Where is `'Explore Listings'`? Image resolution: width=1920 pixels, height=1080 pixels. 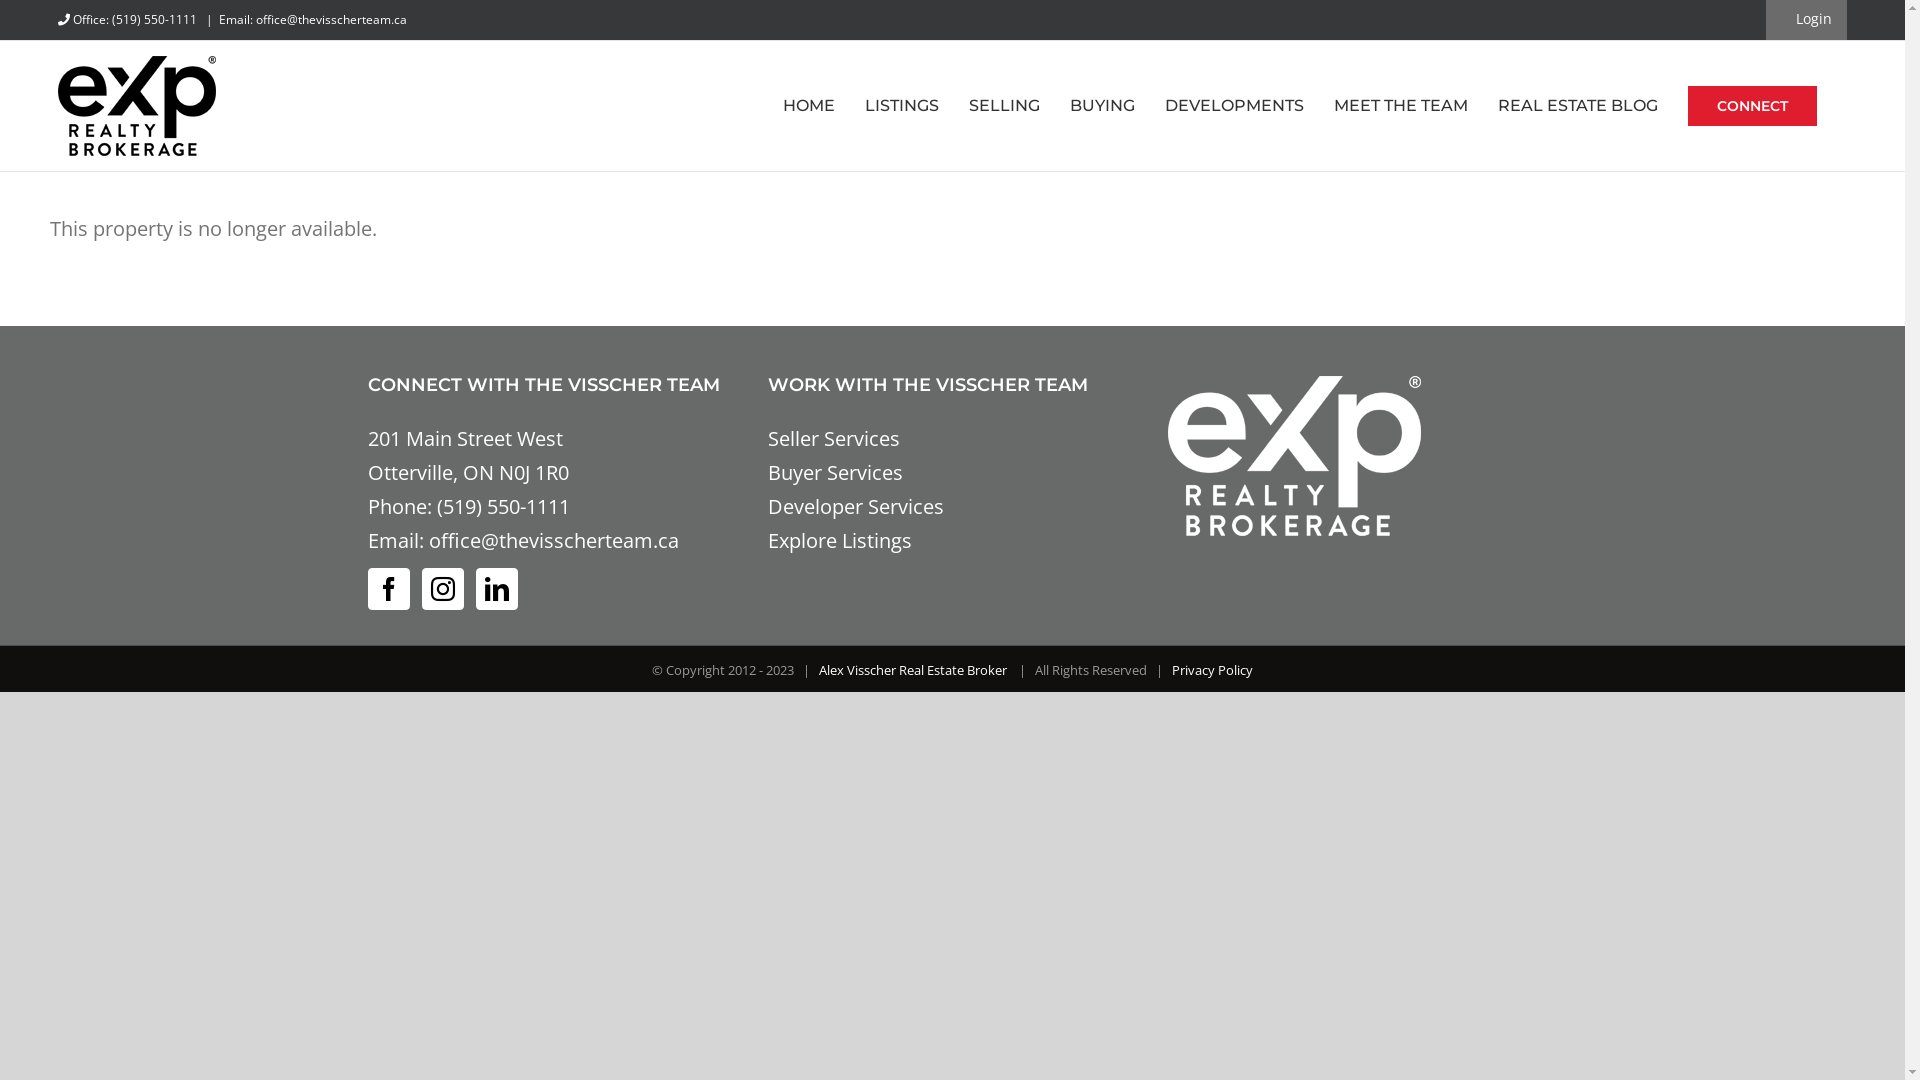 'Explore Listings' is located at coordinates (767, 540).